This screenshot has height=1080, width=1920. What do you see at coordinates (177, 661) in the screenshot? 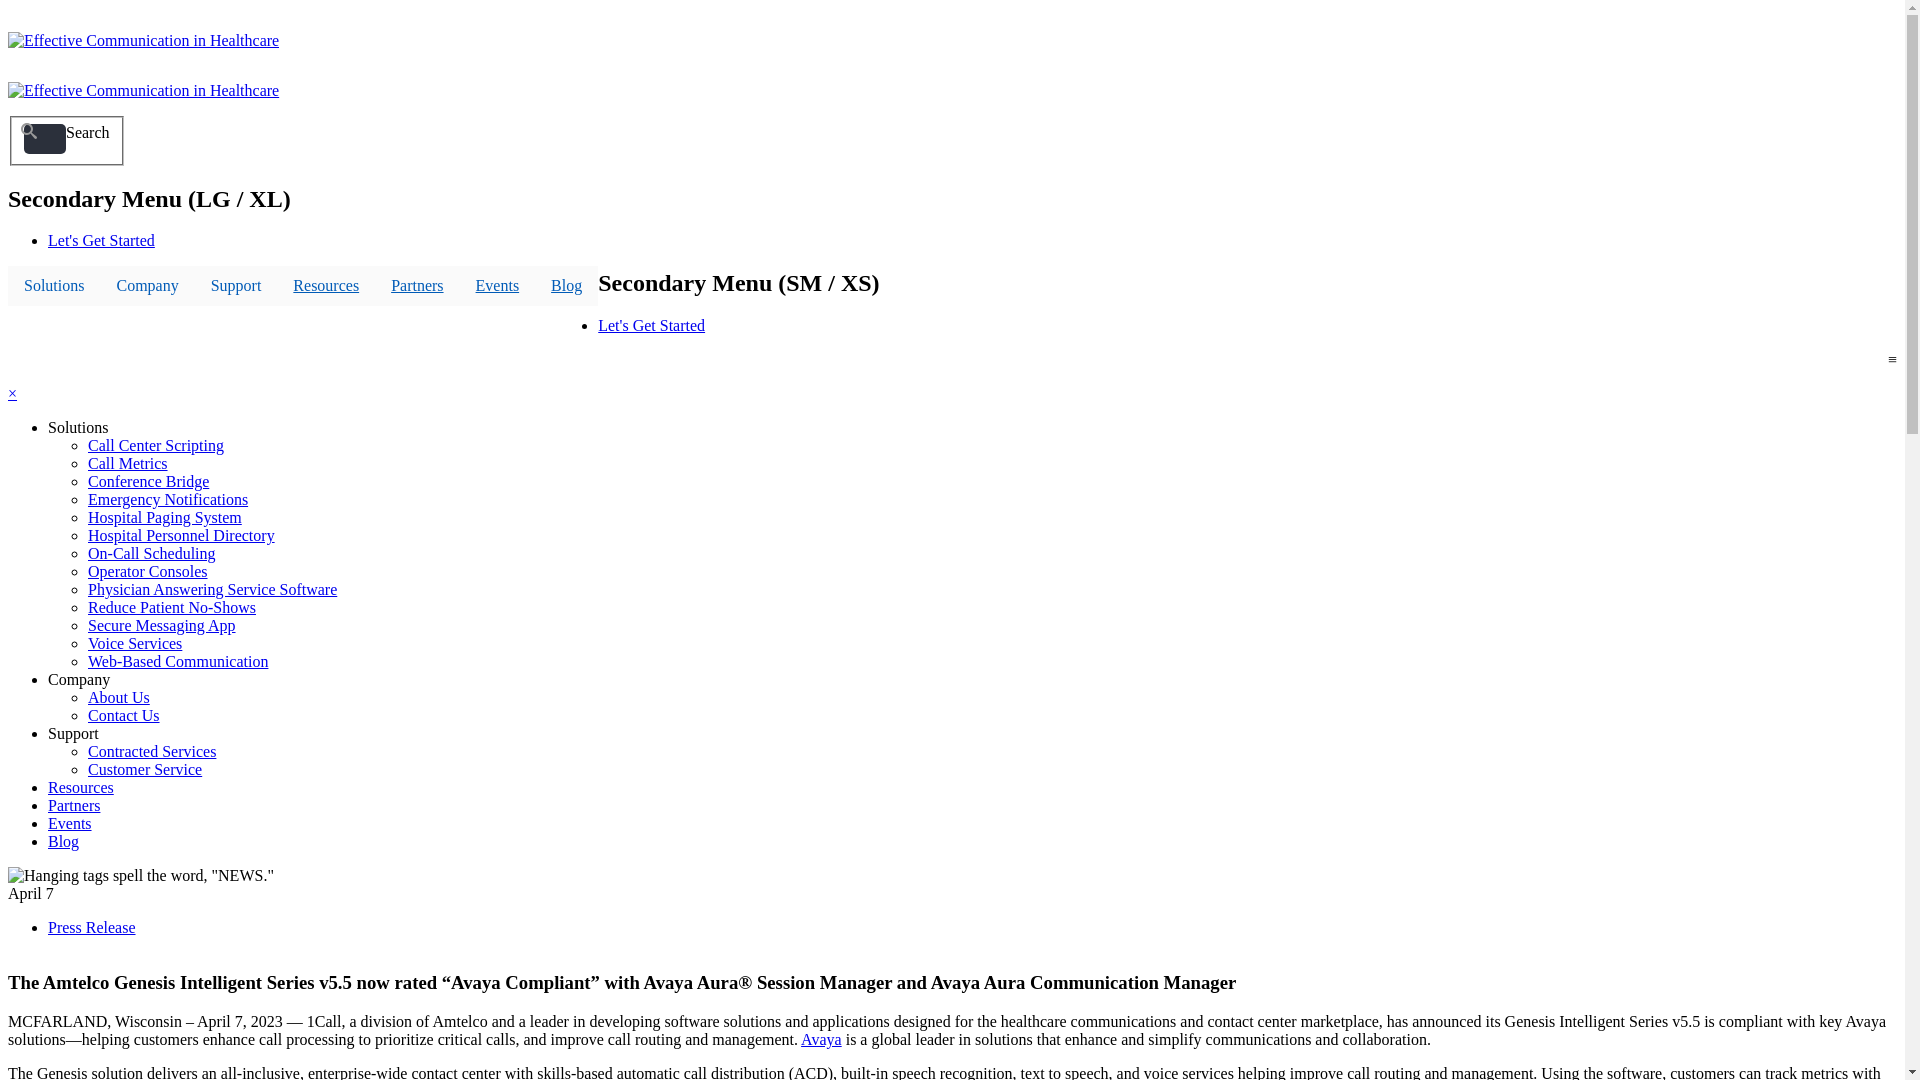
I see `'Web-Based Communication'` at bounding box center [177, 661].